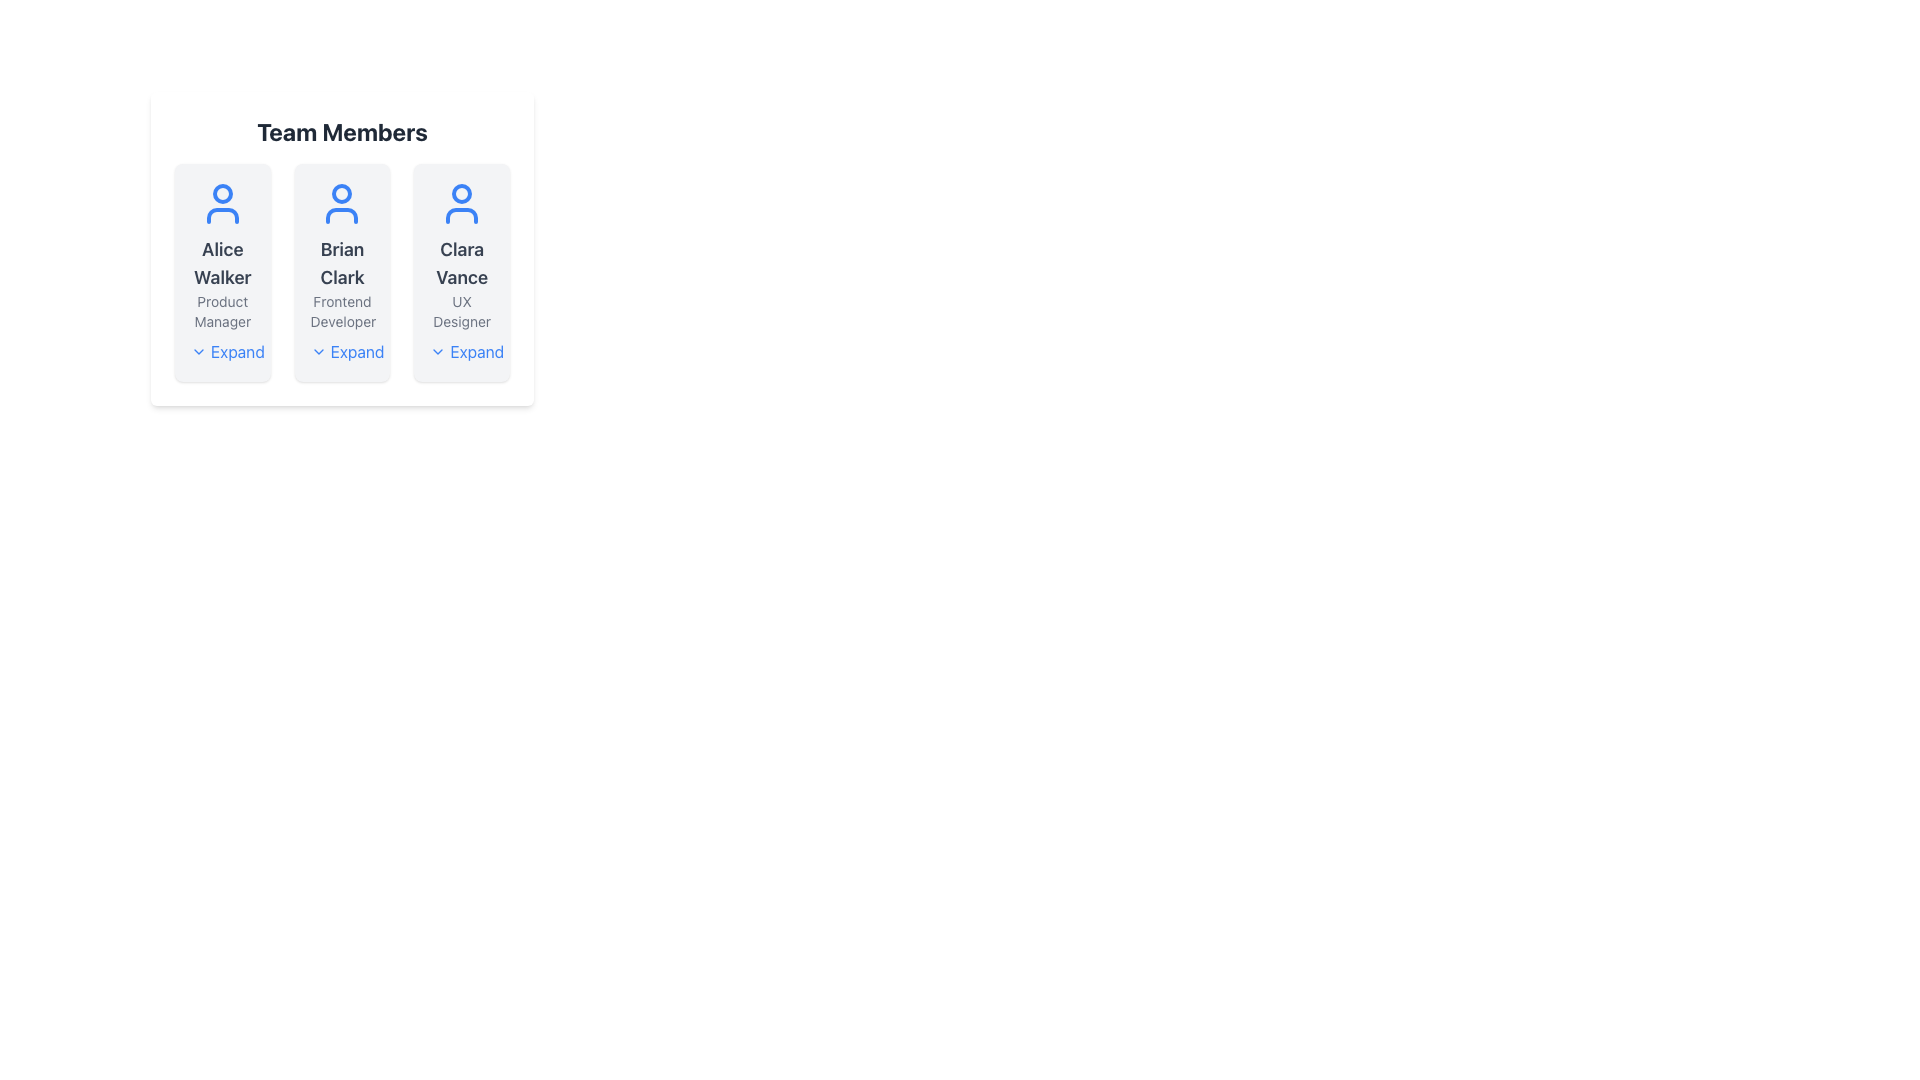  What do you see at coordinates (222, 262) in the screenshot?
I see `the text label displaying 'Alice Walker' in bold, located in the first profile card of the 'Team Members' section, below the user icon and above the 'Product Manager' title` at bounding box center [222, 262].